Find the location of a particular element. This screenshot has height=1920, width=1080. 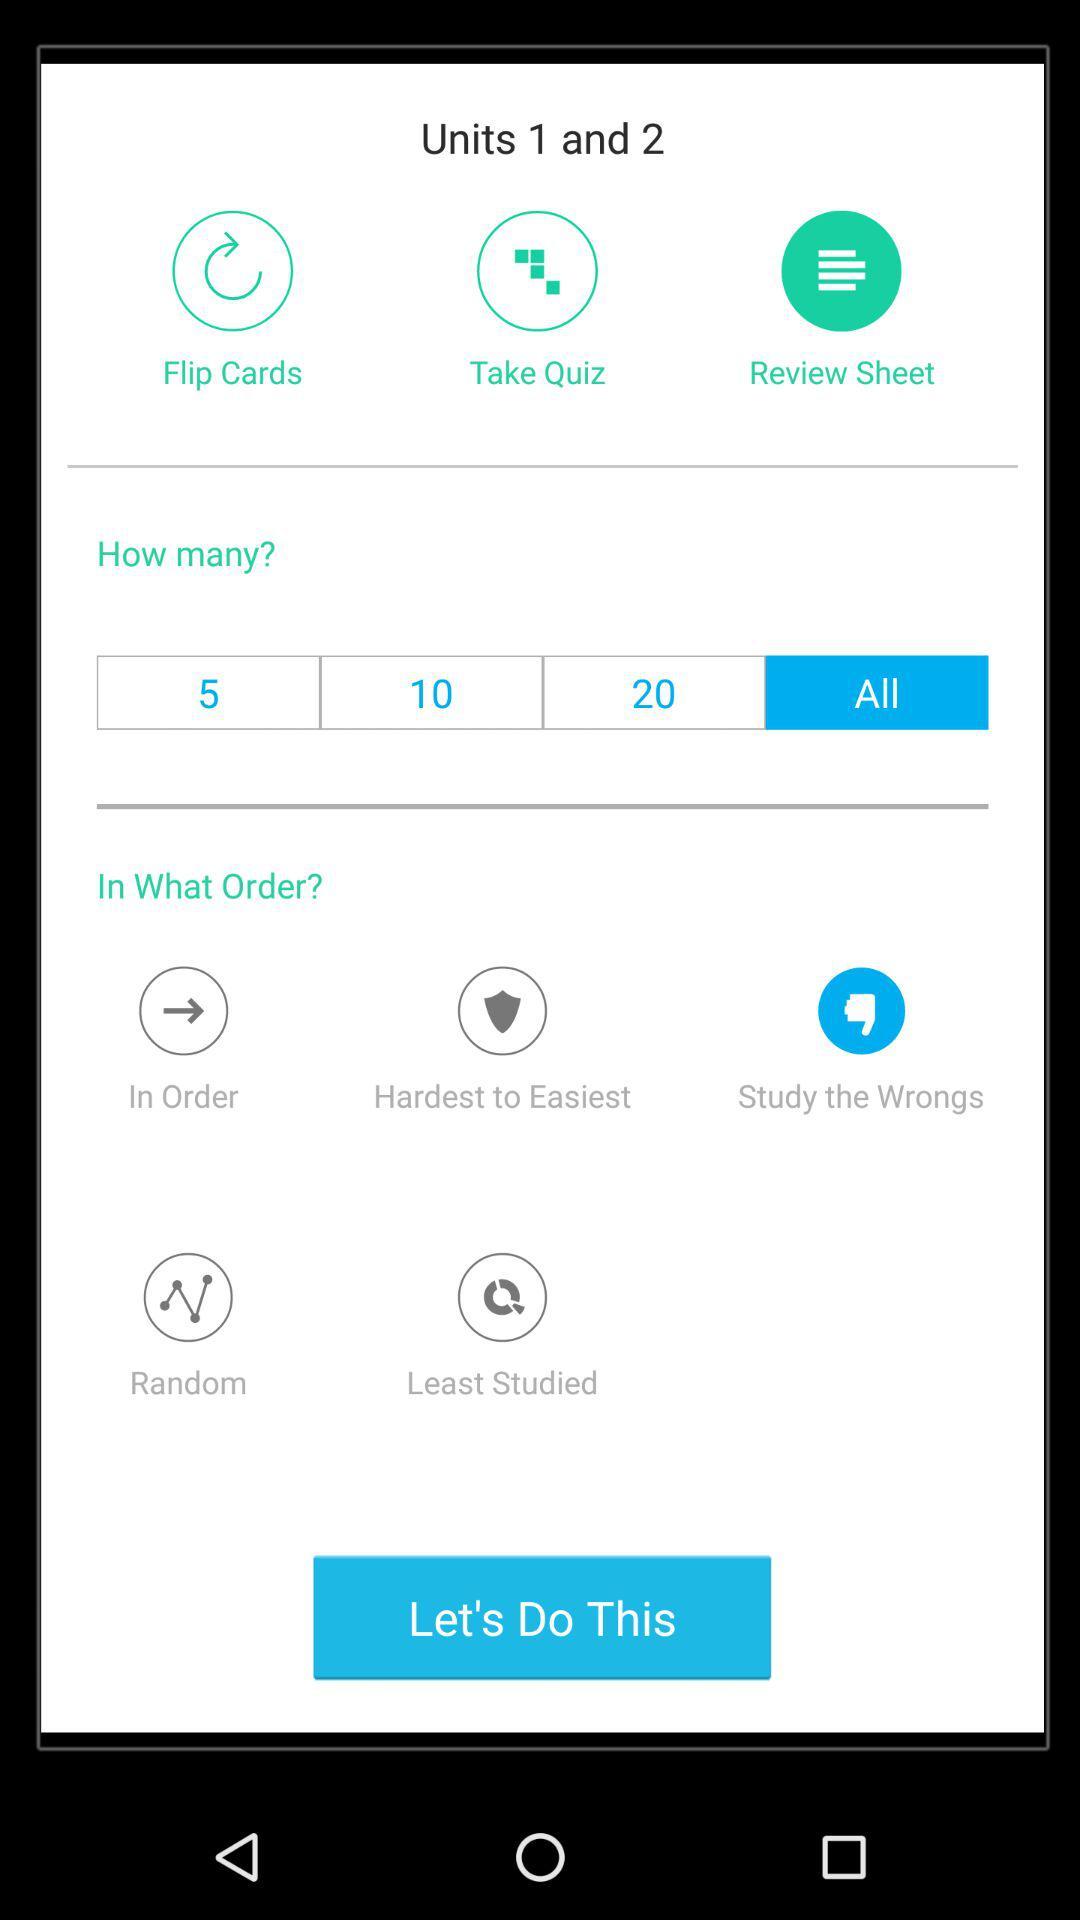

the item below the units 1 and is located at coordinates (536, 270).